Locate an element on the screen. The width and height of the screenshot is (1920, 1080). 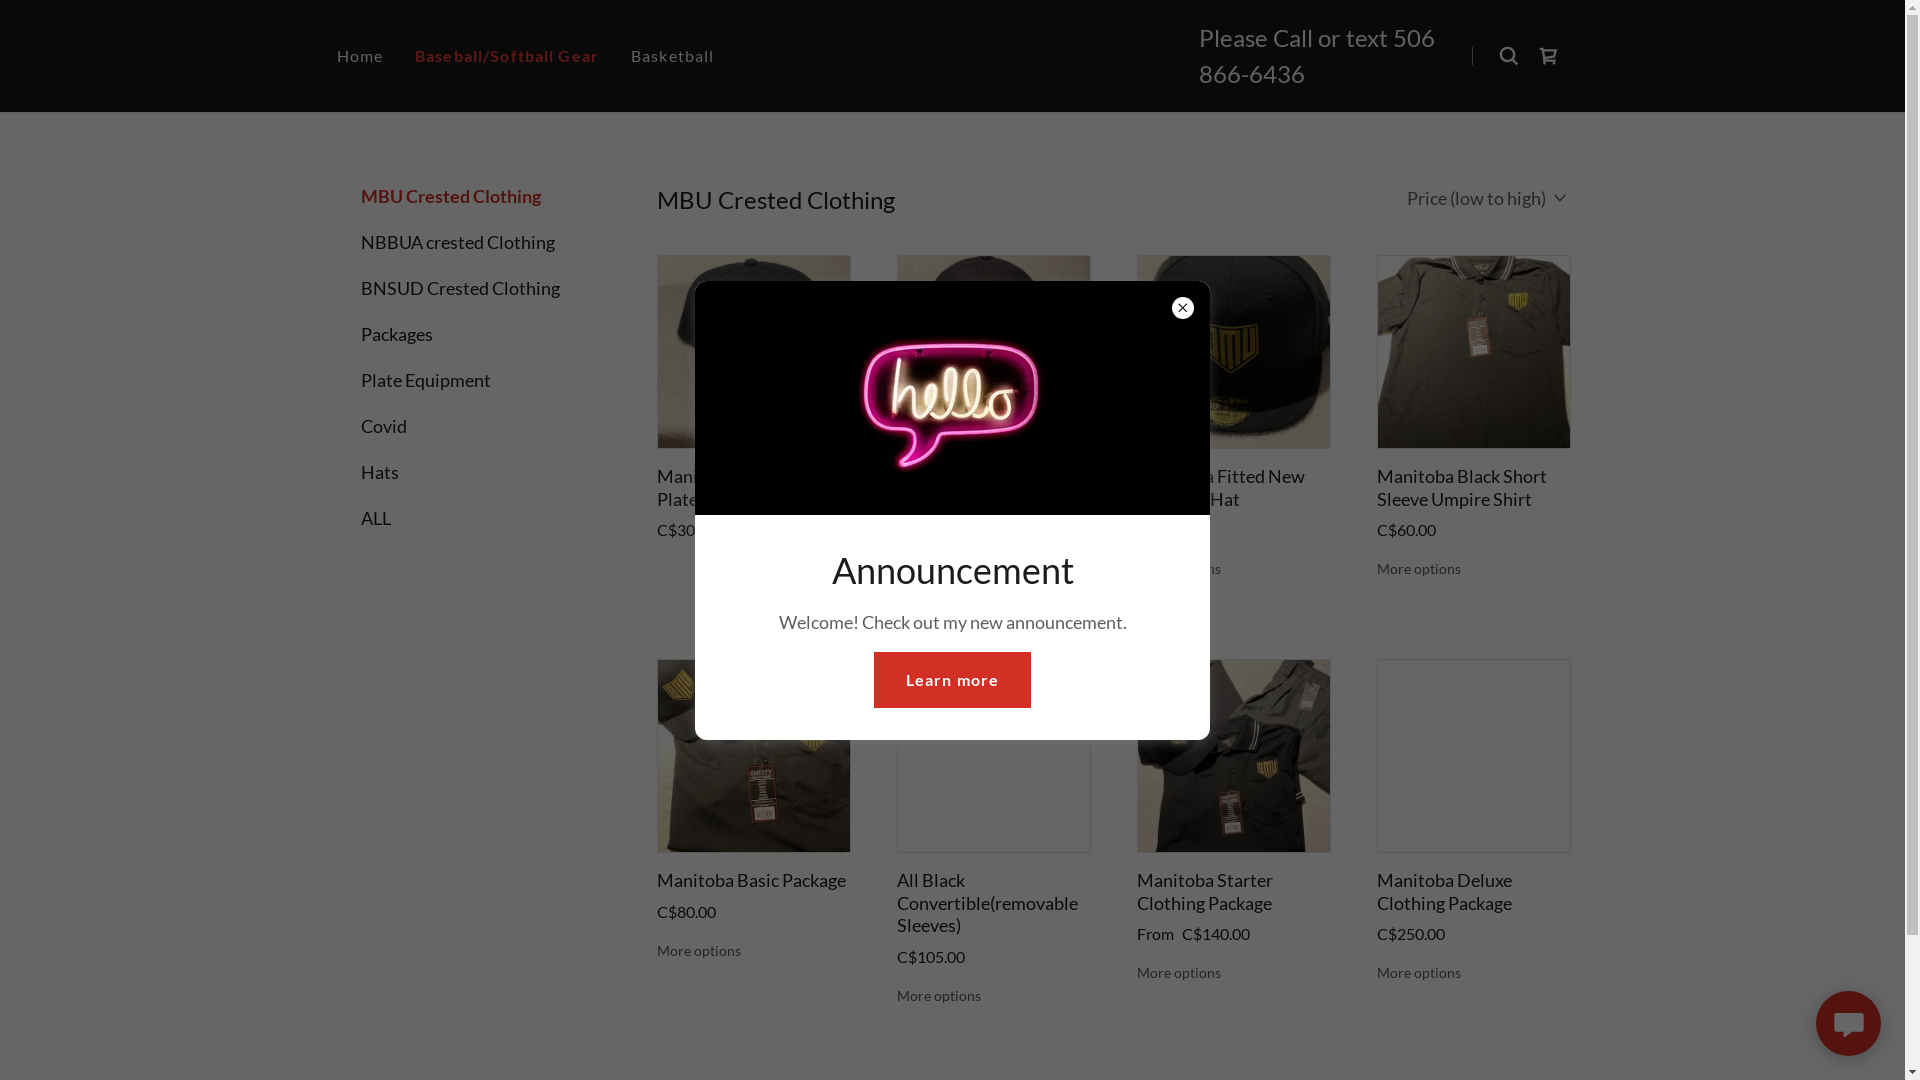
'ALL' is located at coordinates (470, 516).